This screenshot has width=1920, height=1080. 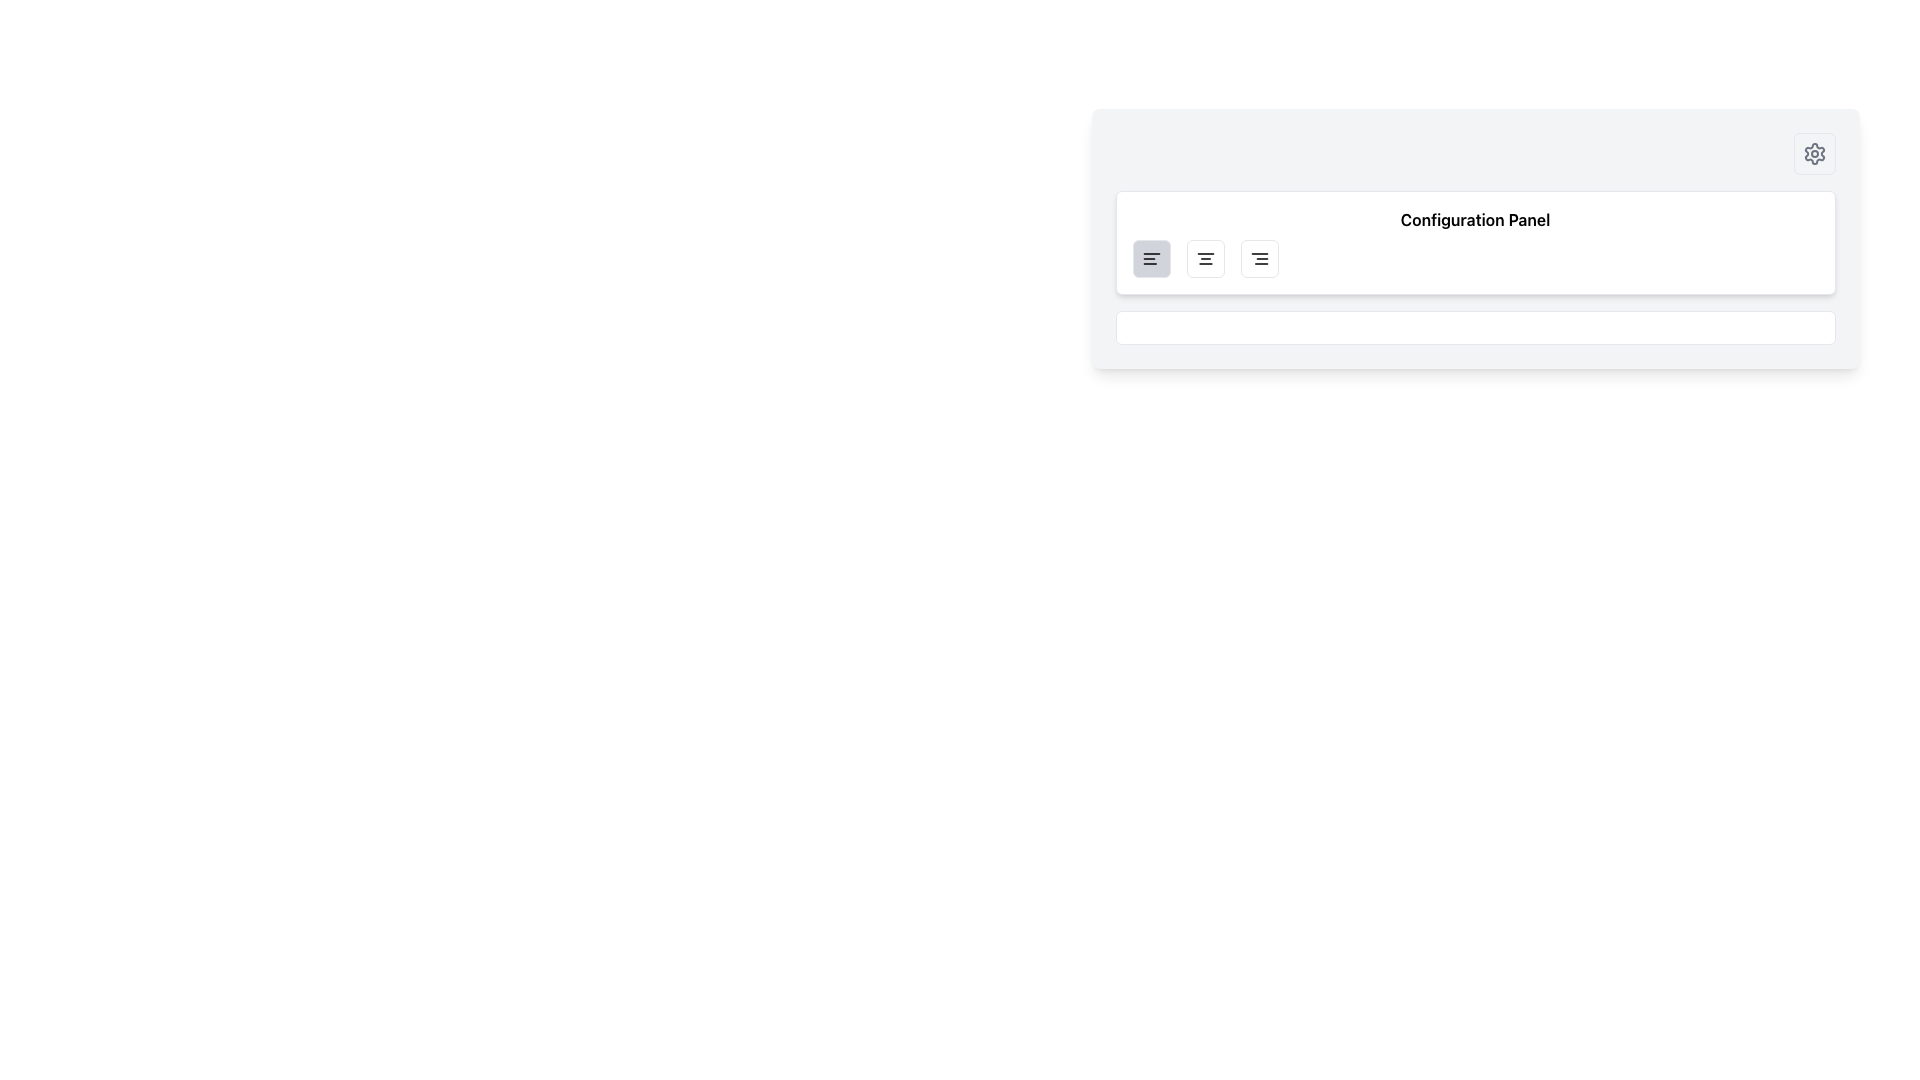 What do you see at coordinates (1814, 153) in the screenshot?
I see `the gear icon located at the top-right corner of the configuration panel` at bounding box center [1814, 153].